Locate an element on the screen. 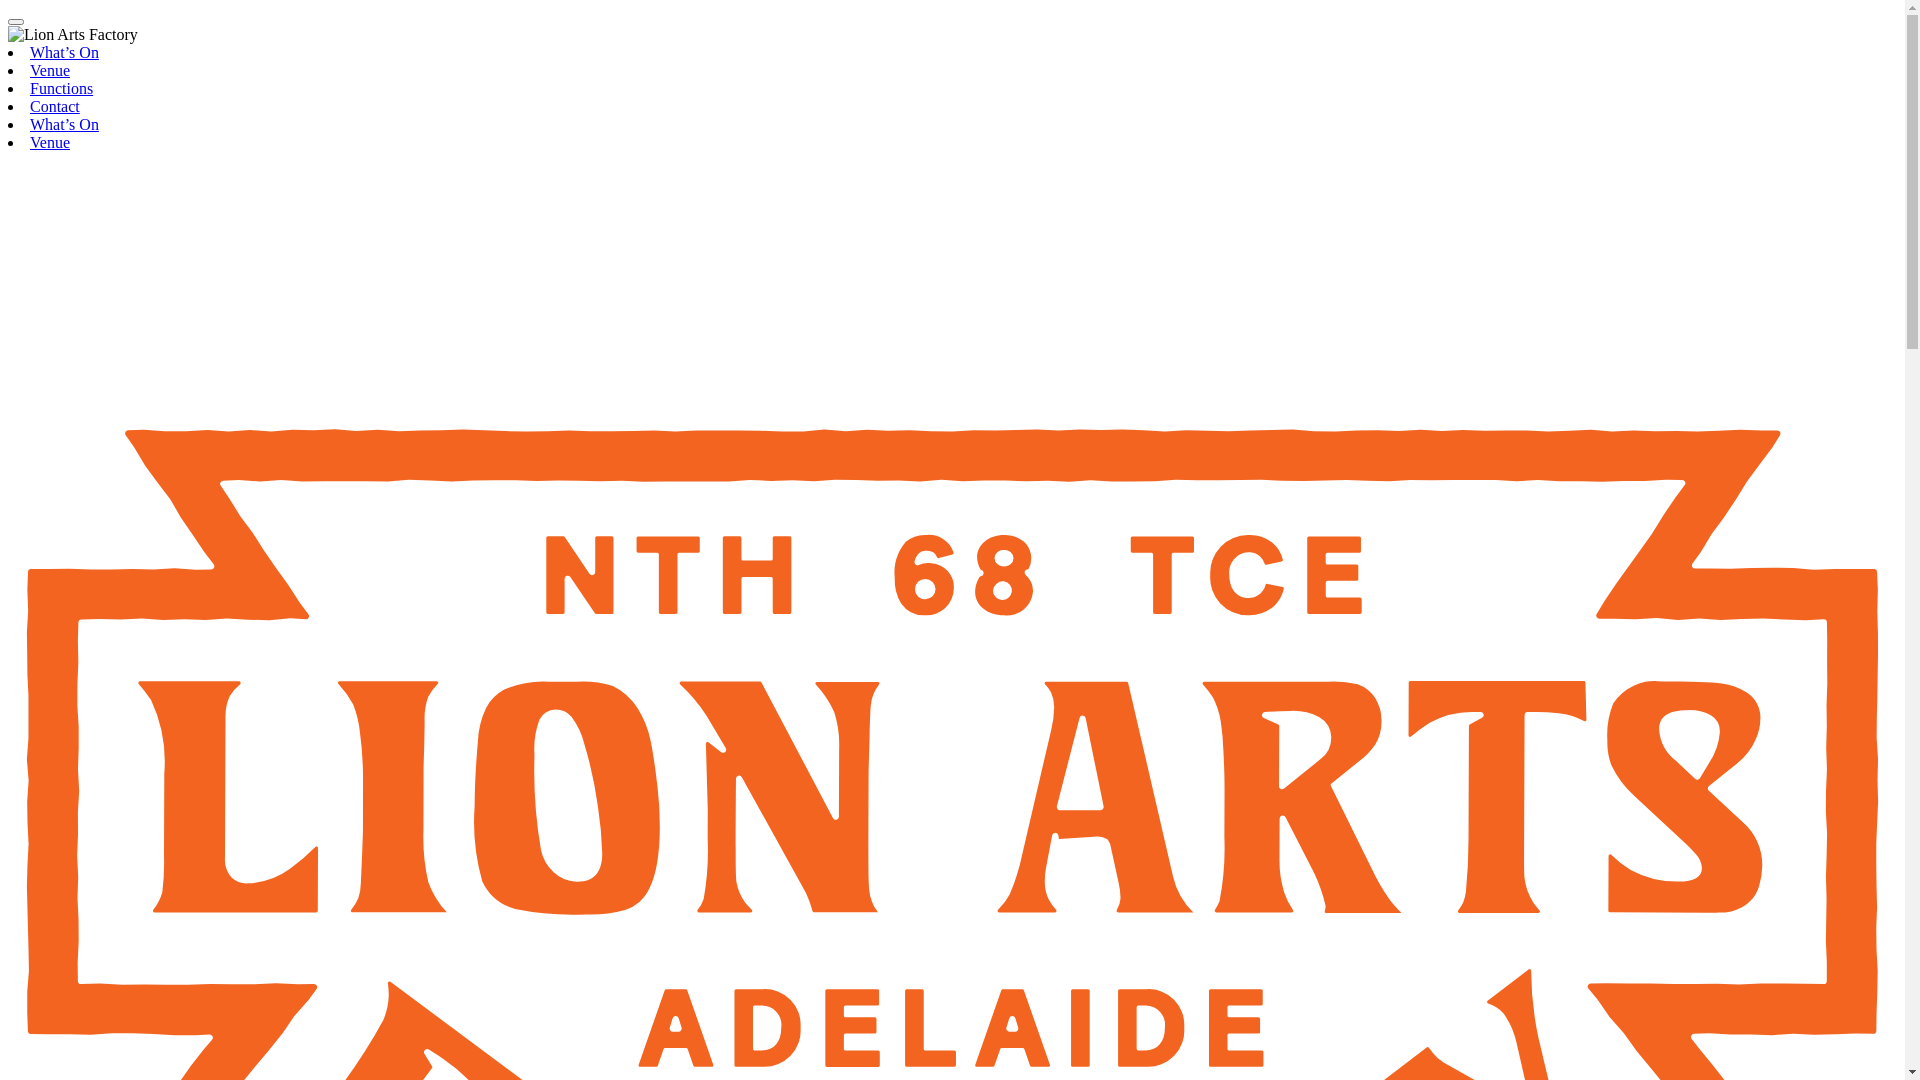  'Contact' is located at coordinates (54, 106).